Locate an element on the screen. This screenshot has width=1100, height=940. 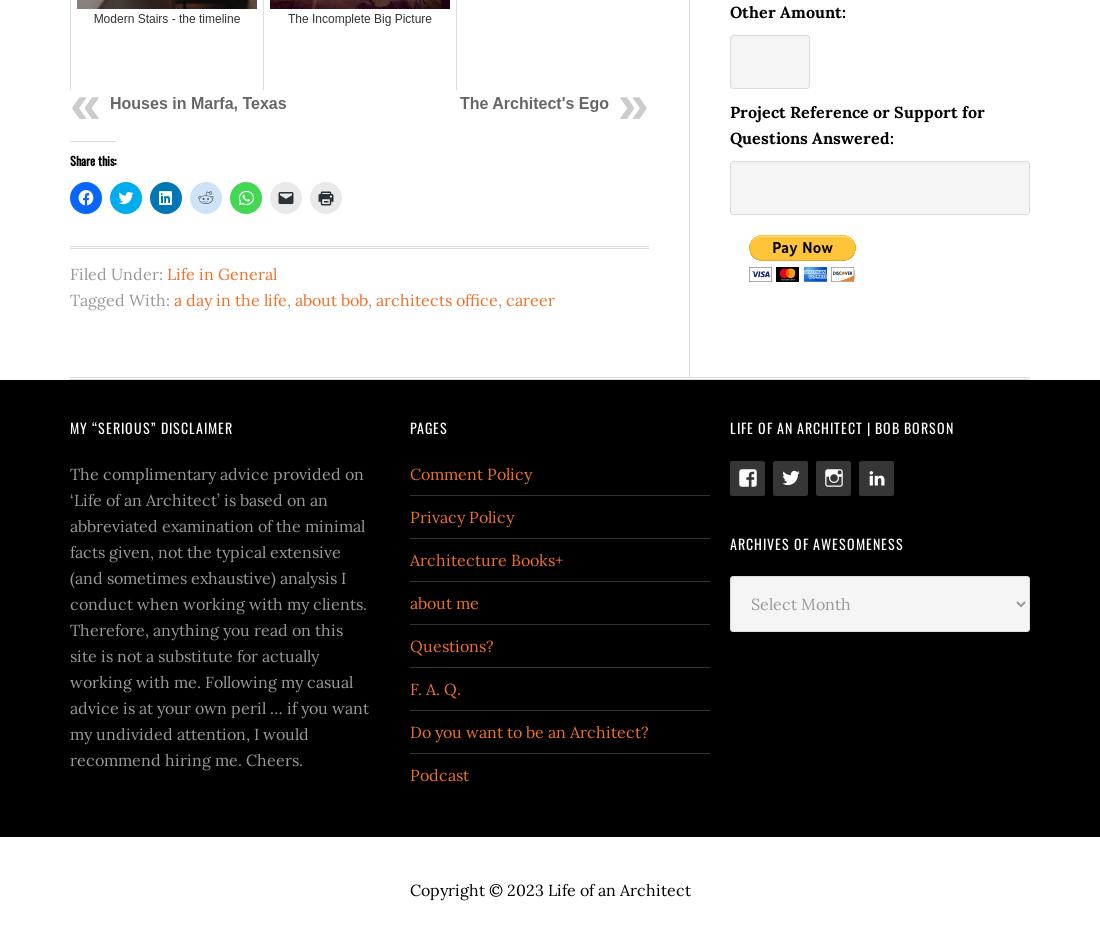
'Archives of Awesomeness' is located at coordinates (728, 541).